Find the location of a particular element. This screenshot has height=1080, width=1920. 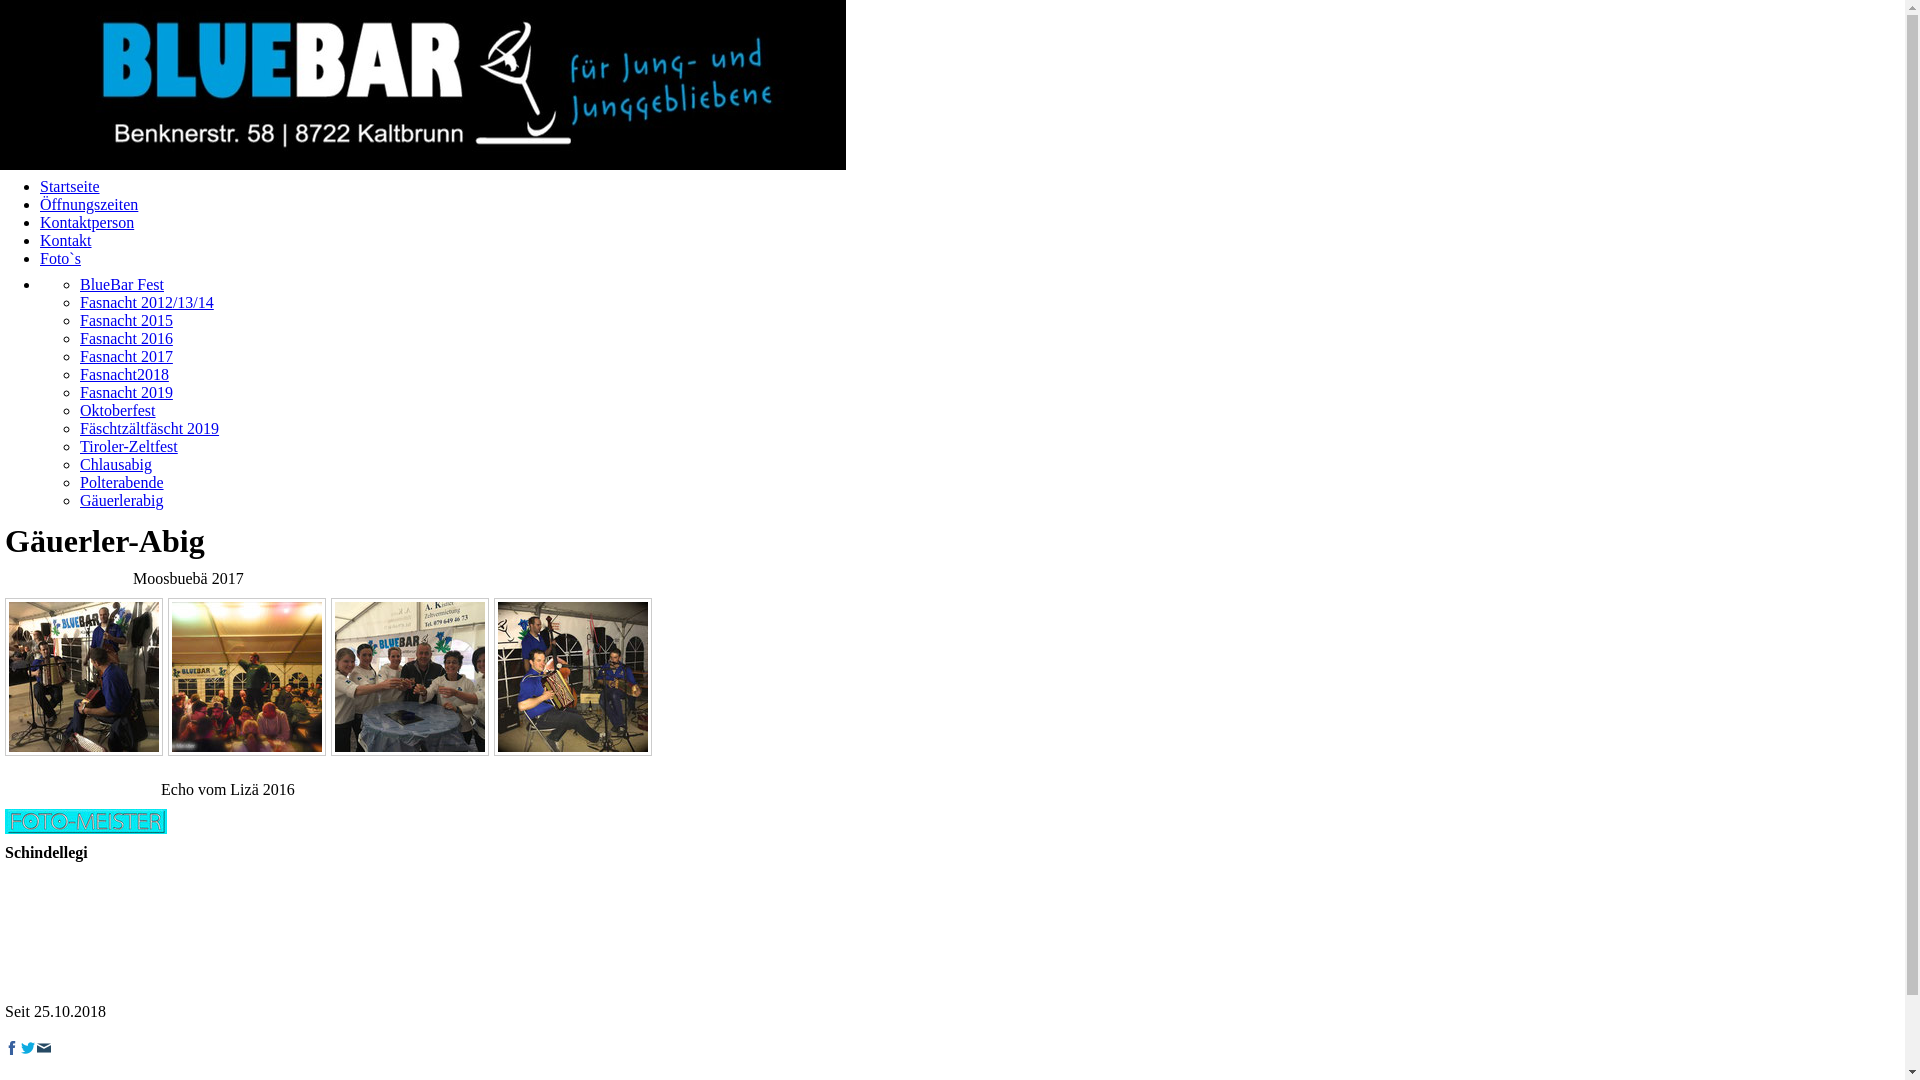

'E-Mail' is located at coordinates (43, 1047).